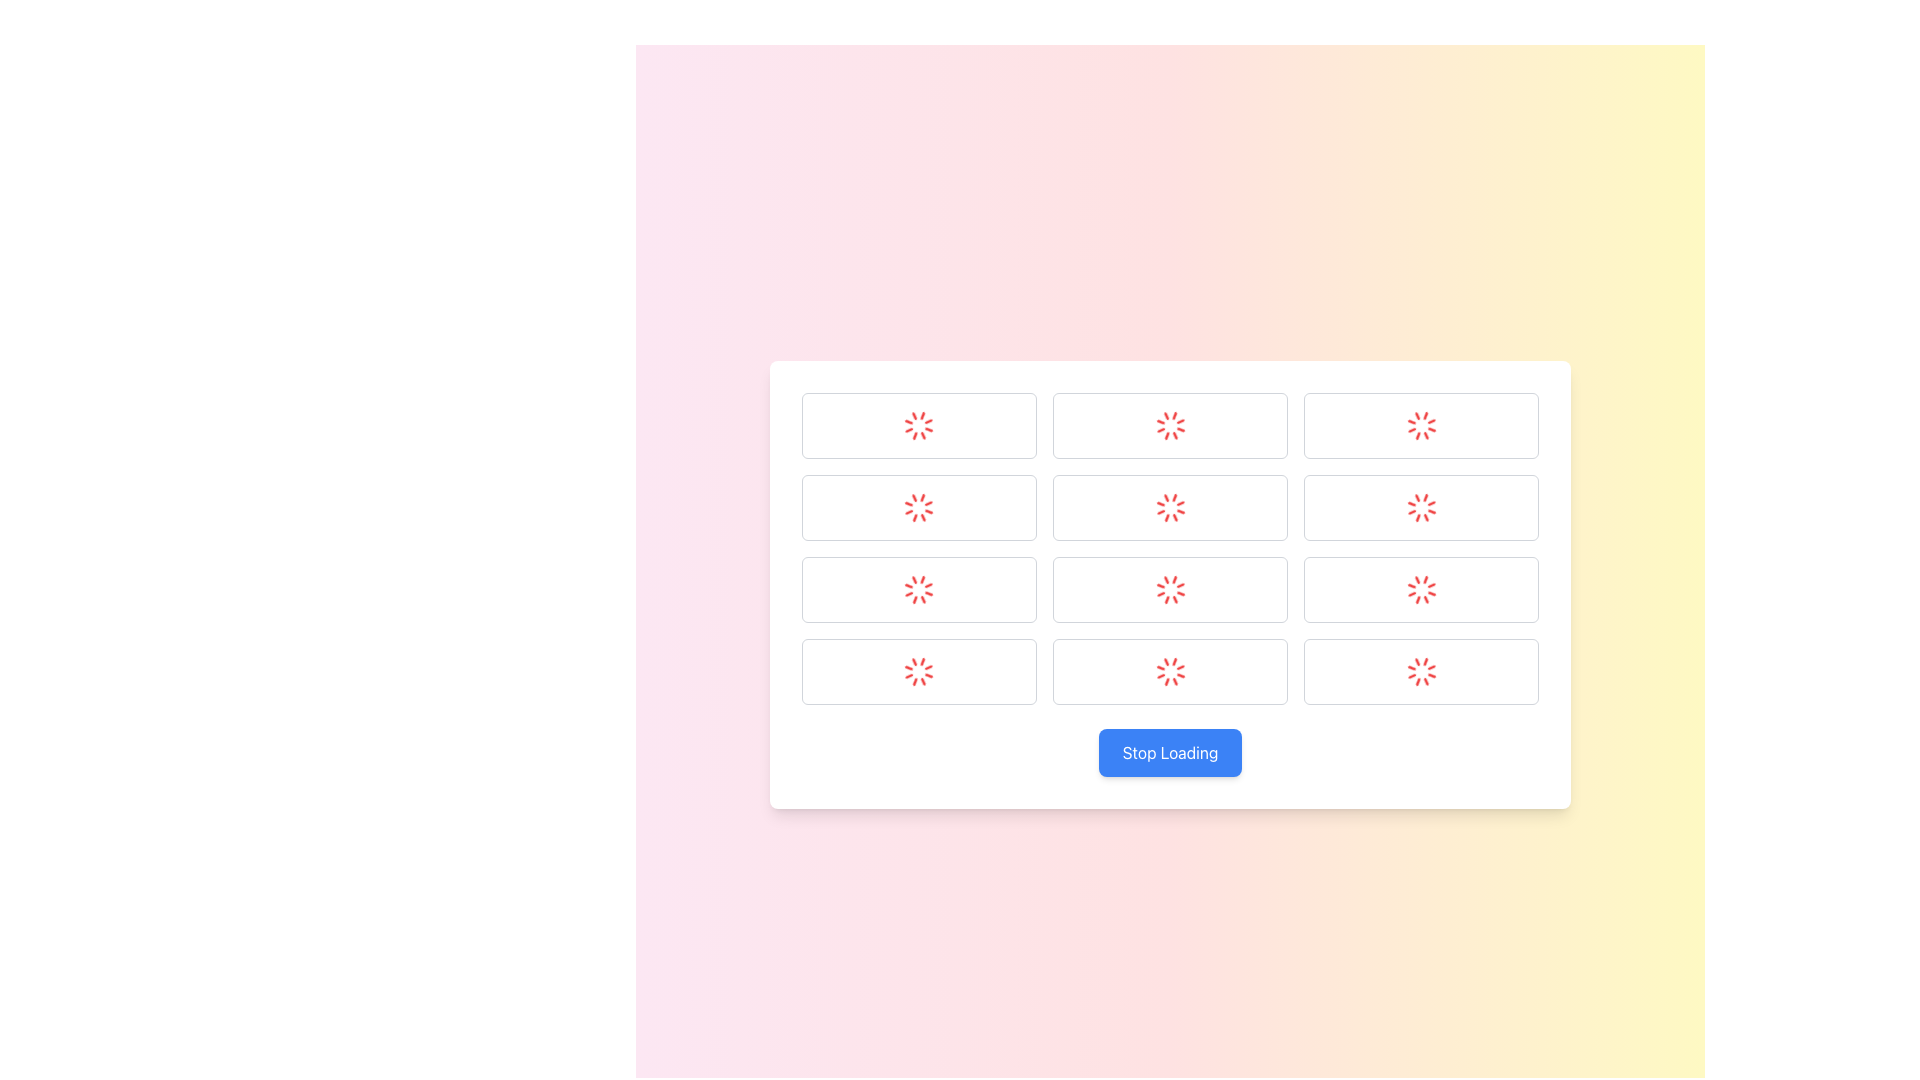 The image size is (1920, 1080). I want to click on the loading indicator that is part of the first row and first column in a grid layout, indicating that the system is busy or processing, so click(918, 424).